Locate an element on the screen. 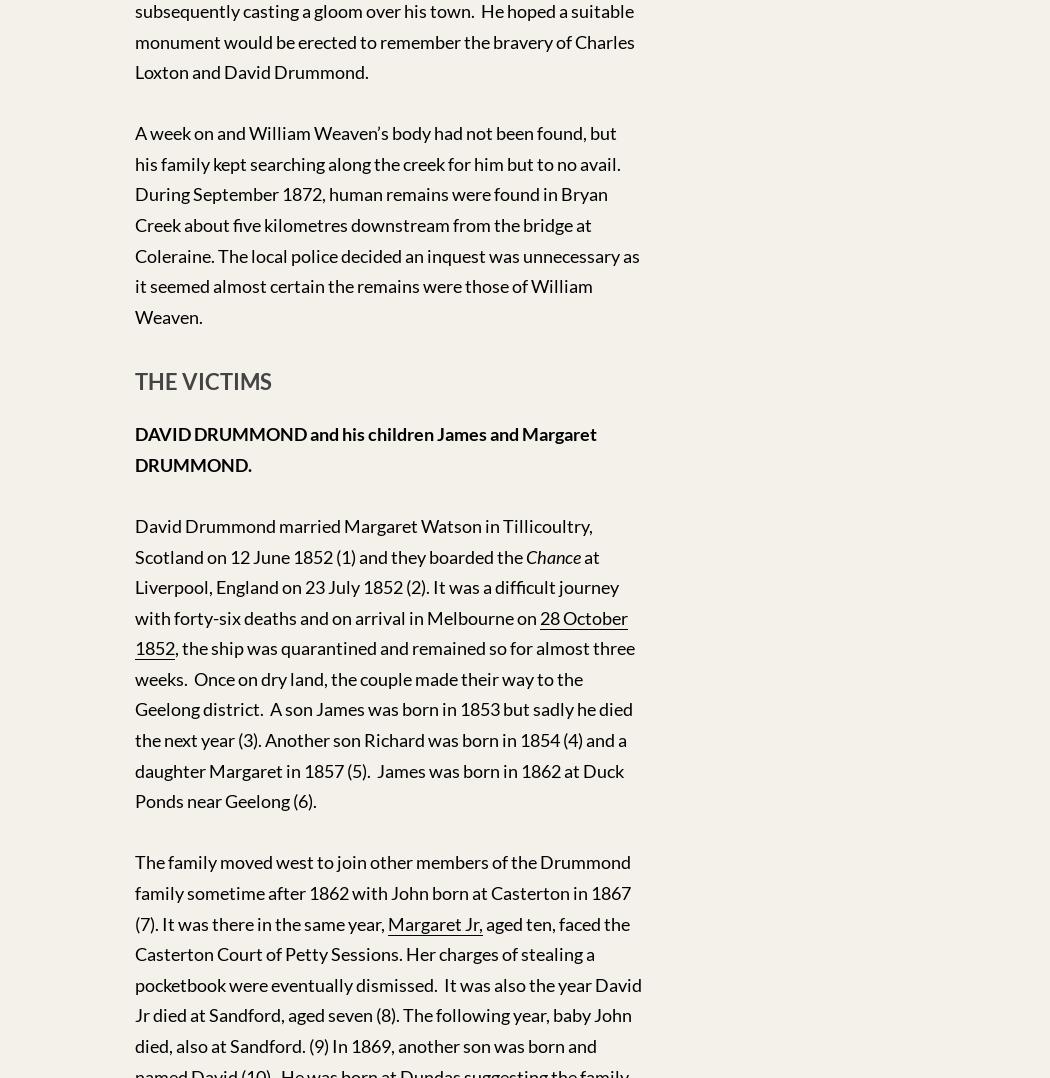 This screenshot has width=1050, height=1078. 'DAVID DRUMMOND and his children James and Margaret DRUMMOND.' is located at coordinates (134, 448).